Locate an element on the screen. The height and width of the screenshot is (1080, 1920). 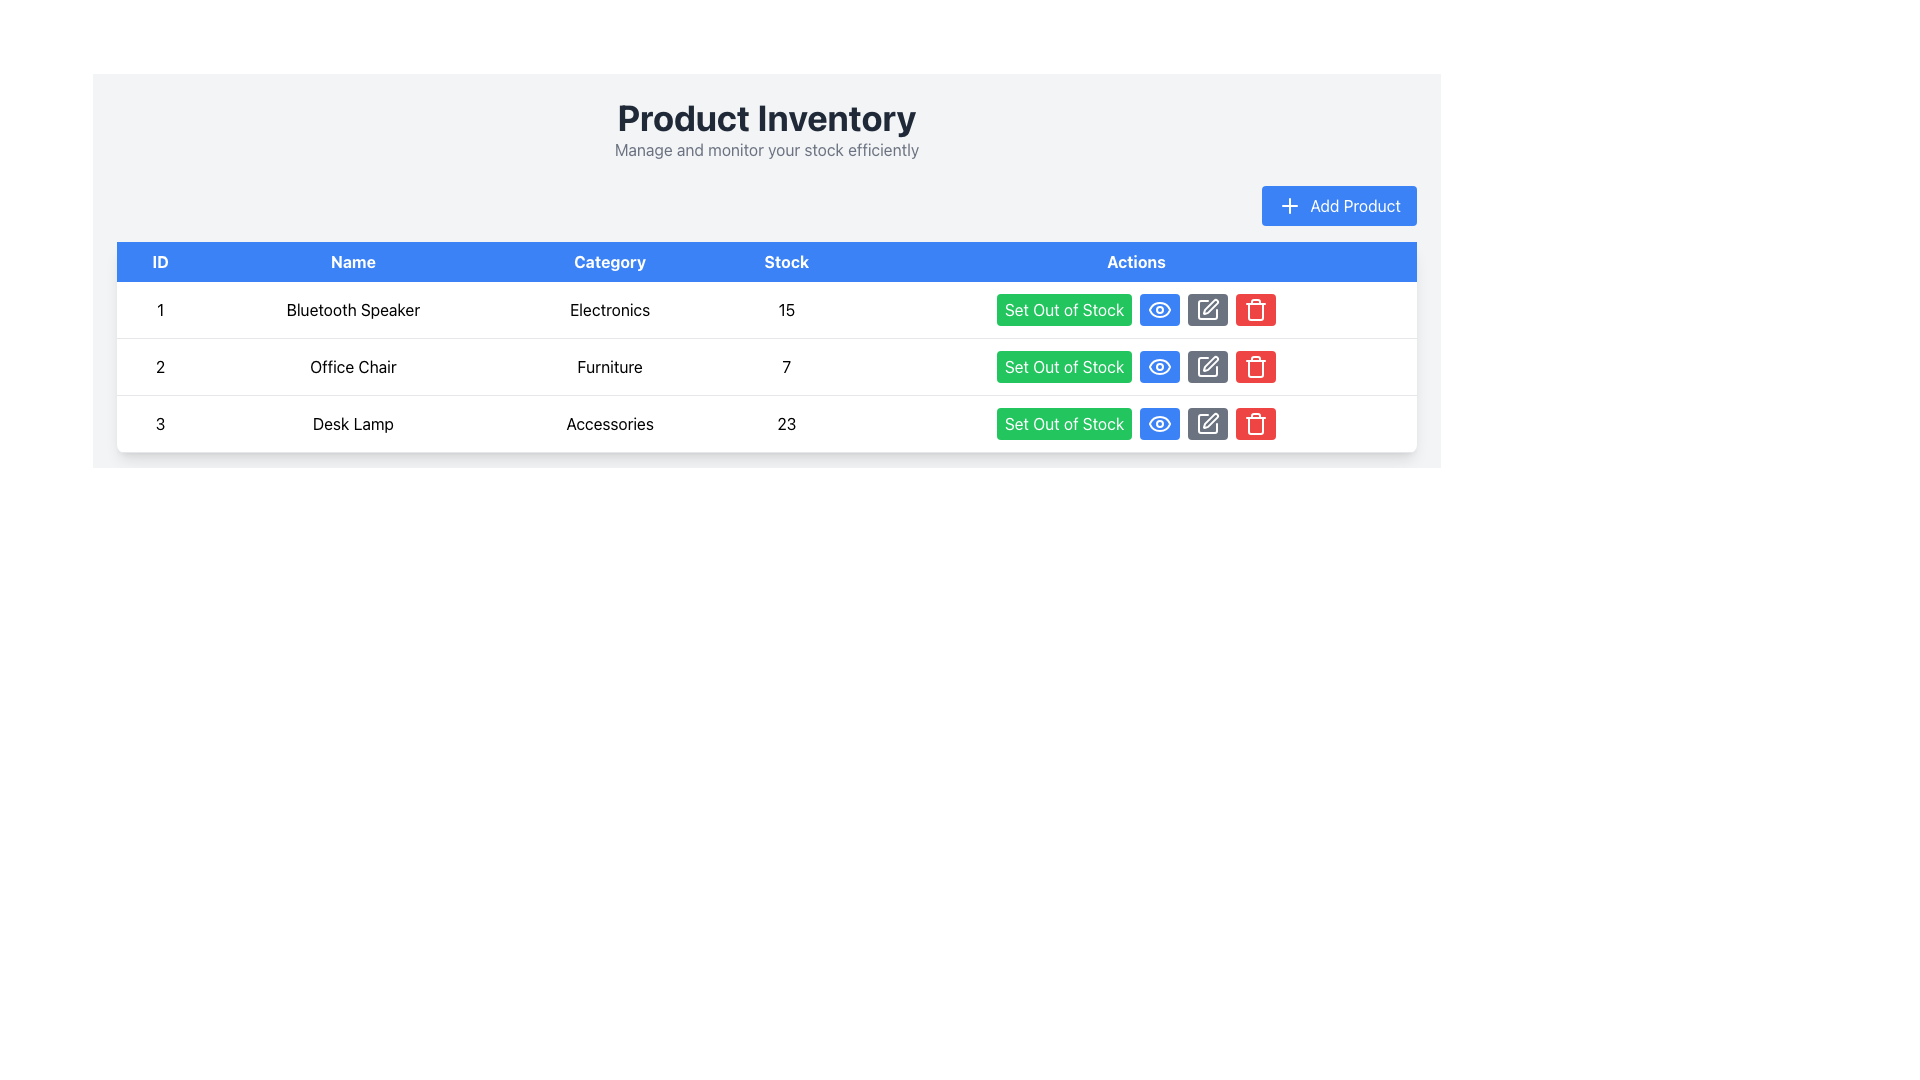
the view icon located within the blue button in the Actions column of the third row, associated with the Desk Lamp item is located at coordinates (1160, 423).